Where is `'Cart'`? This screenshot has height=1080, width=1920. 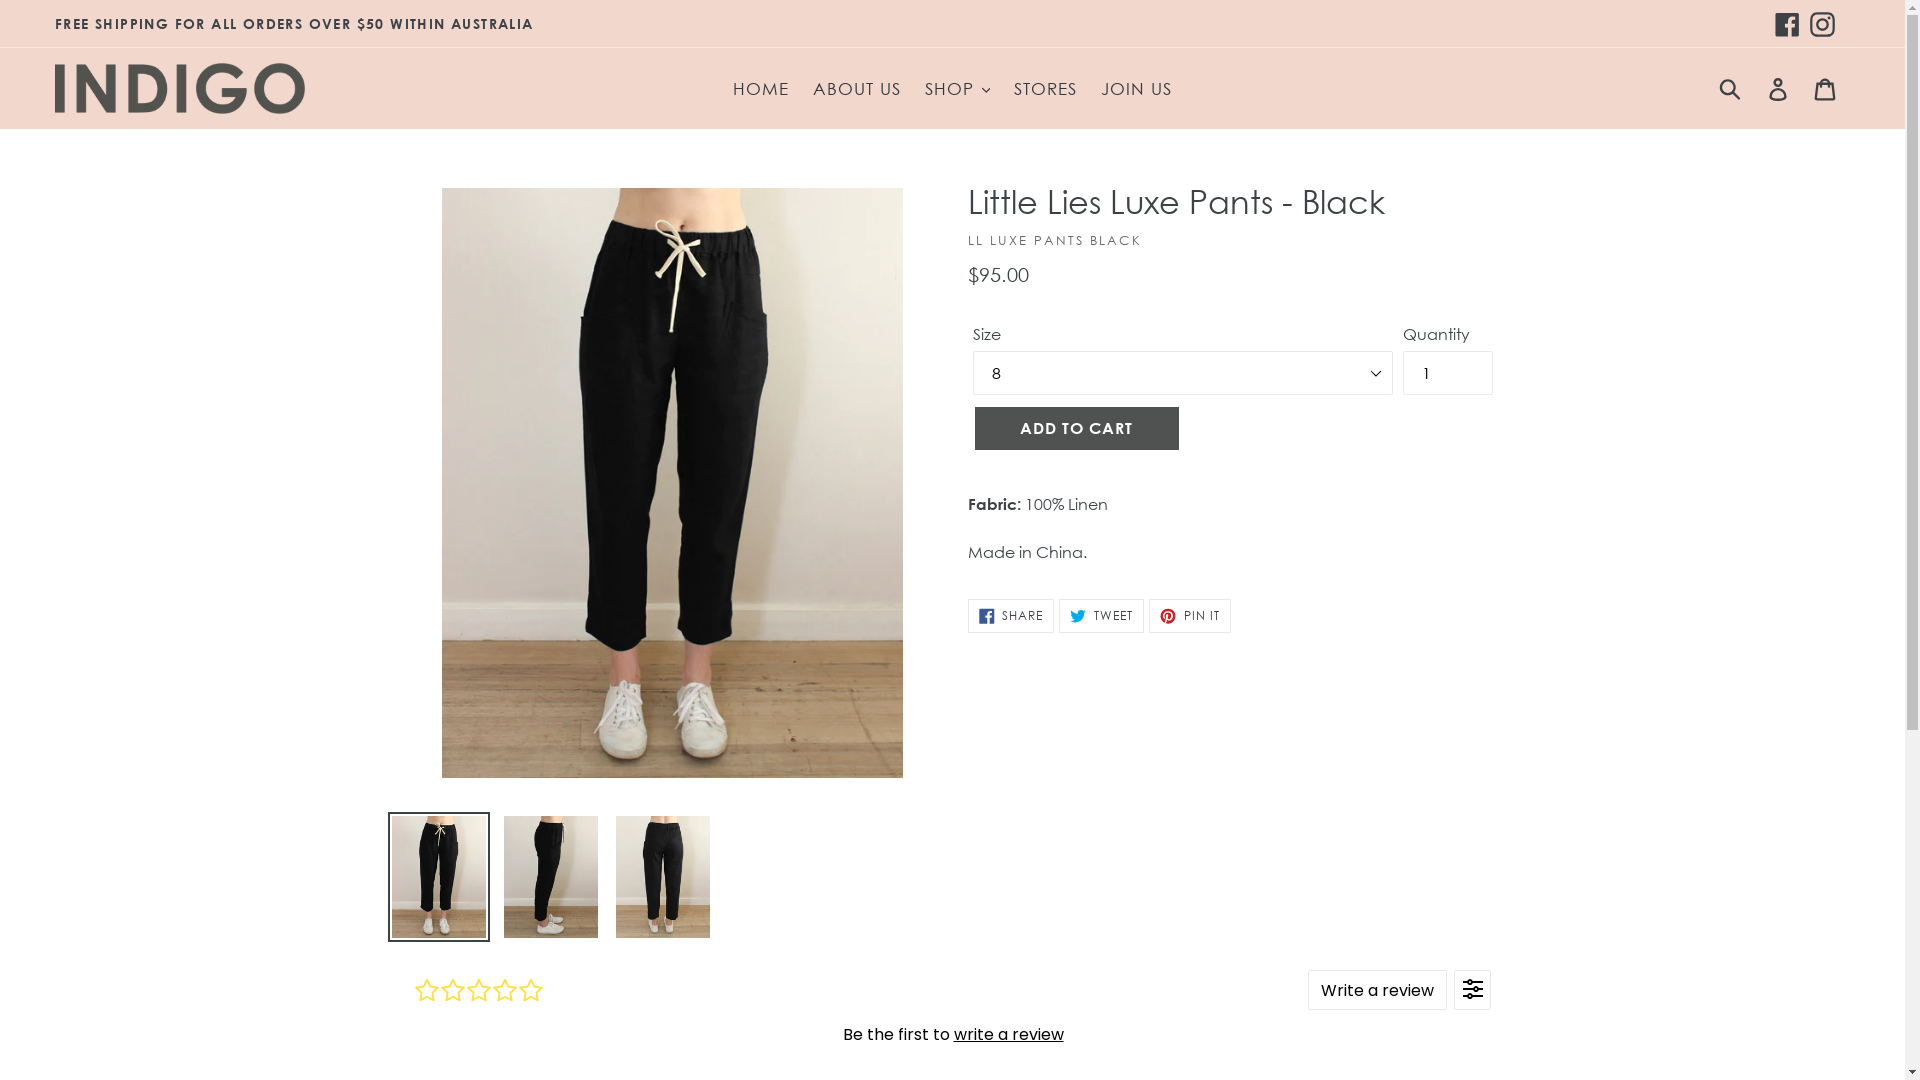 'Cart' is located at coordinates (1826, 87).